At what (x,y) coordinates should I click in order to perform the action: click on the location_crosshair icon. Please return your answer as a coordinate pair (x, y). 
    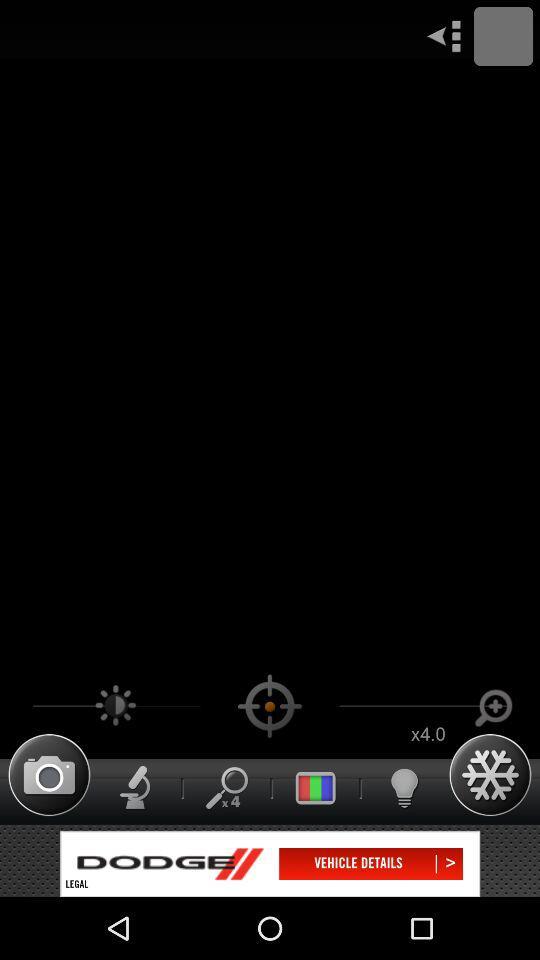
    Looking at the image, I should click on (270, 755).